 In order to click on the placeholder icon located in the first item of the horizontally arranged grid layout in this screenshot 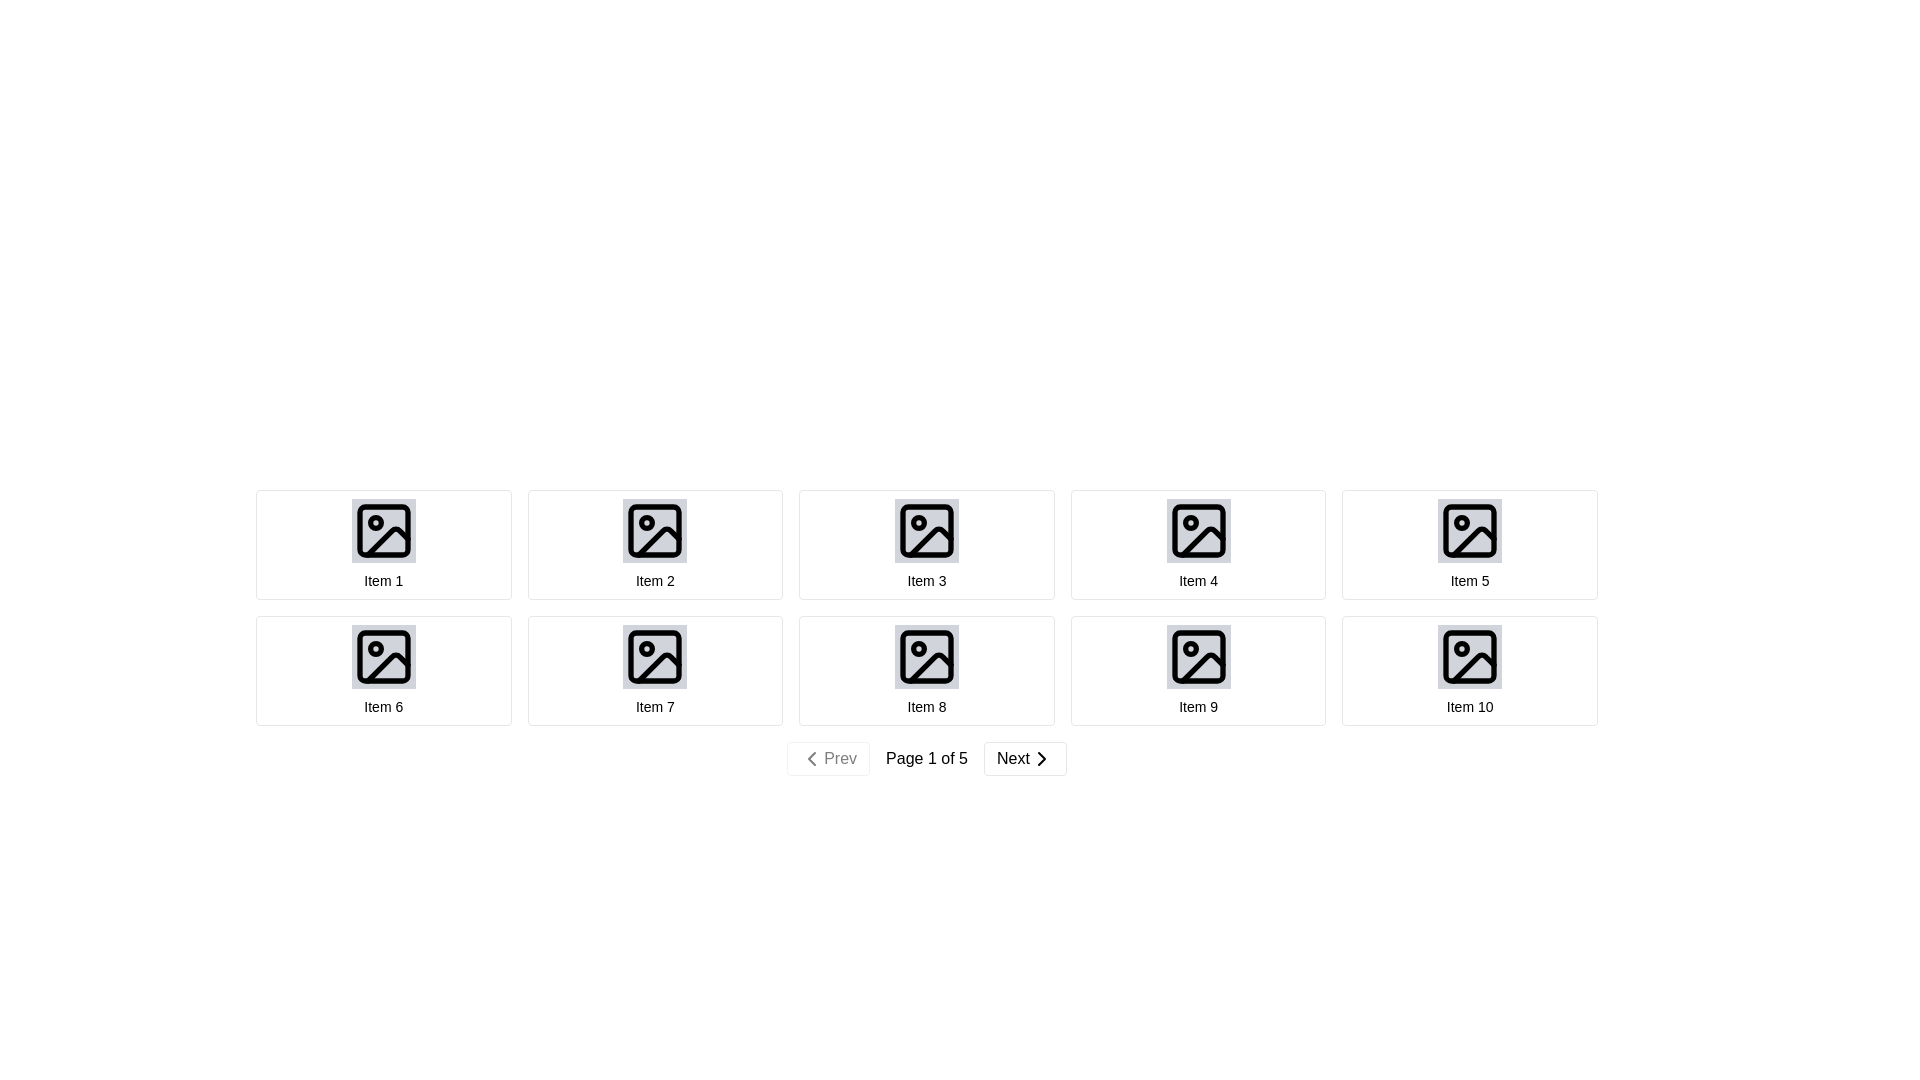, I will do `click(383, 530)`.